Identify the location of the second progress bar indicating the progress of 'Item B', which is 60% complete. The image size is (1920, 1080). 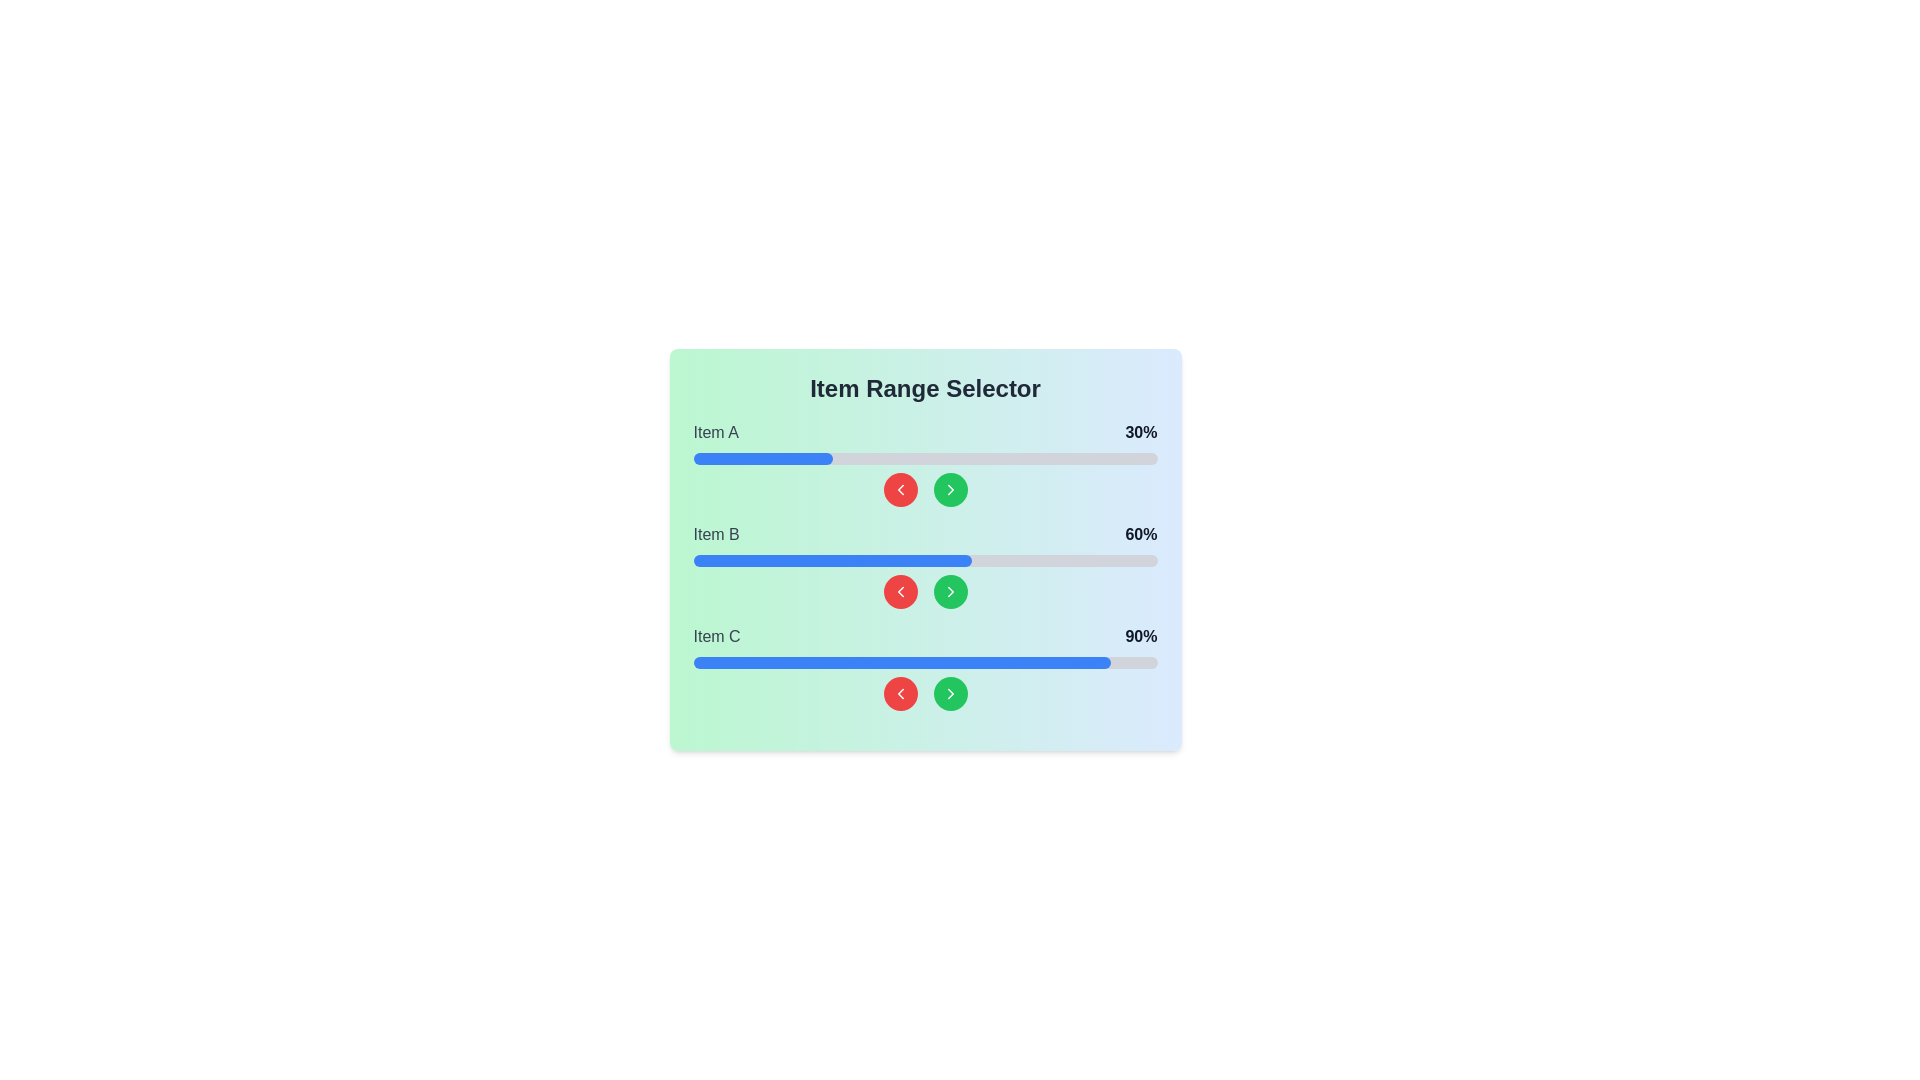
(924, 566).